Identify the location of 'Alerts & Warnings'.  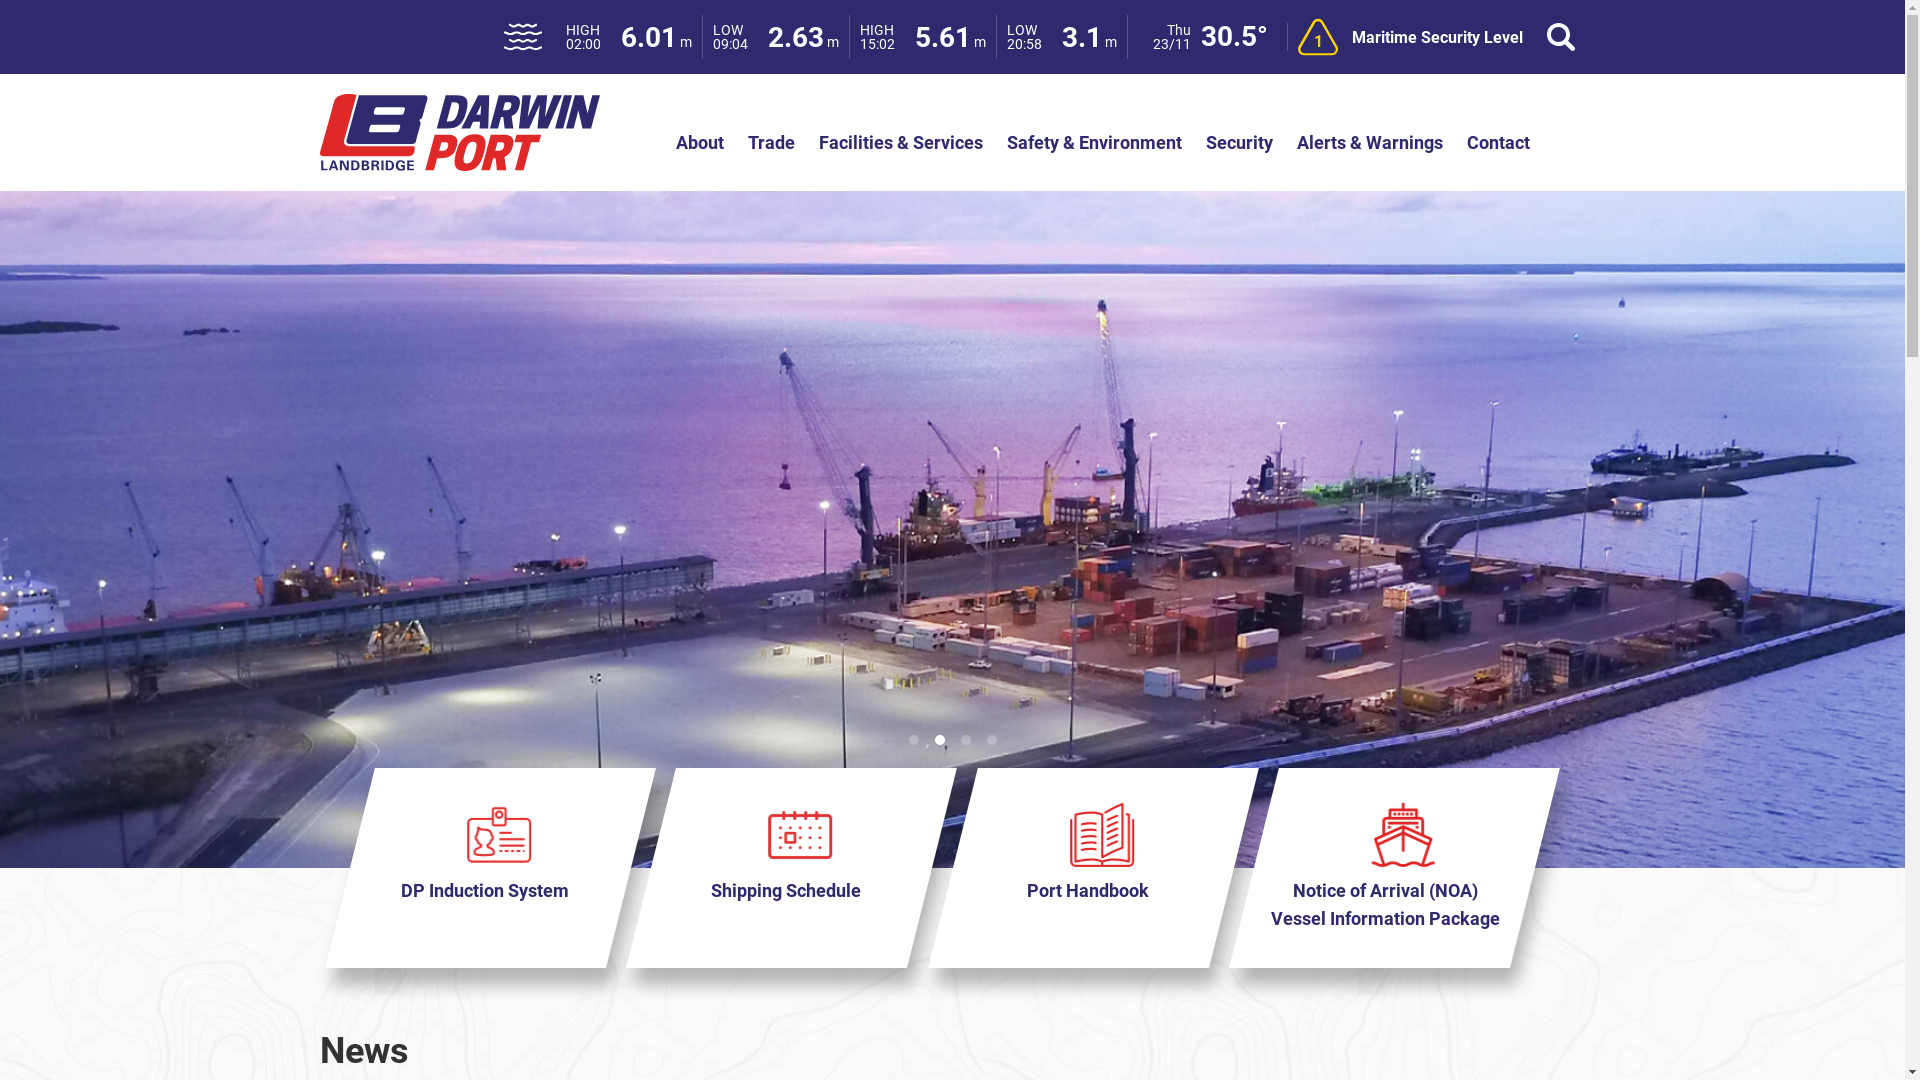
(1367, 141).